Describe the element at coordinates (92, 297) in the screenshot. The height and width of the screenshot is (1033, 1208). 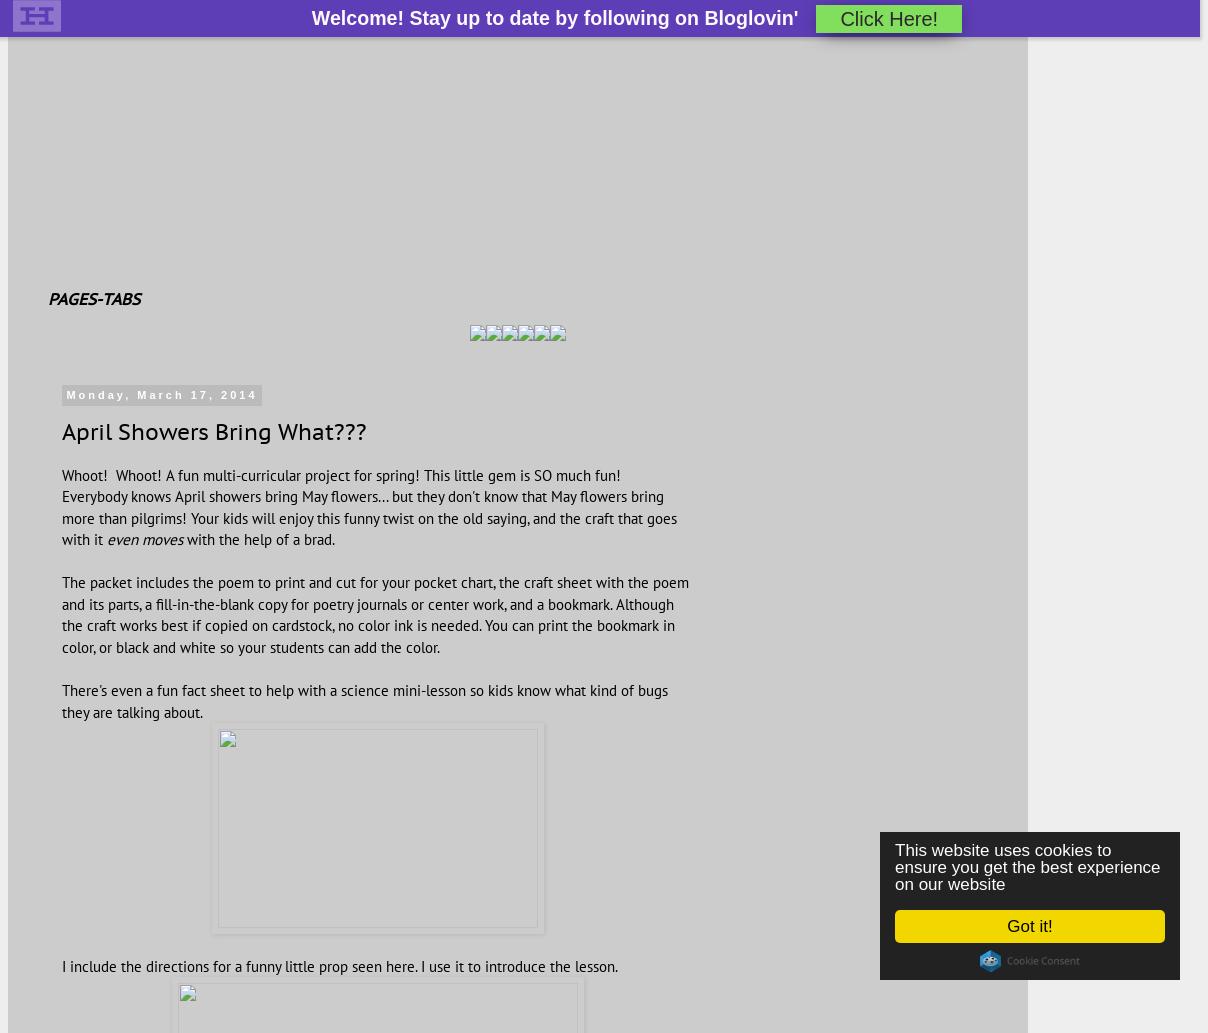
I see `'PAGES-TABS'` at that location.